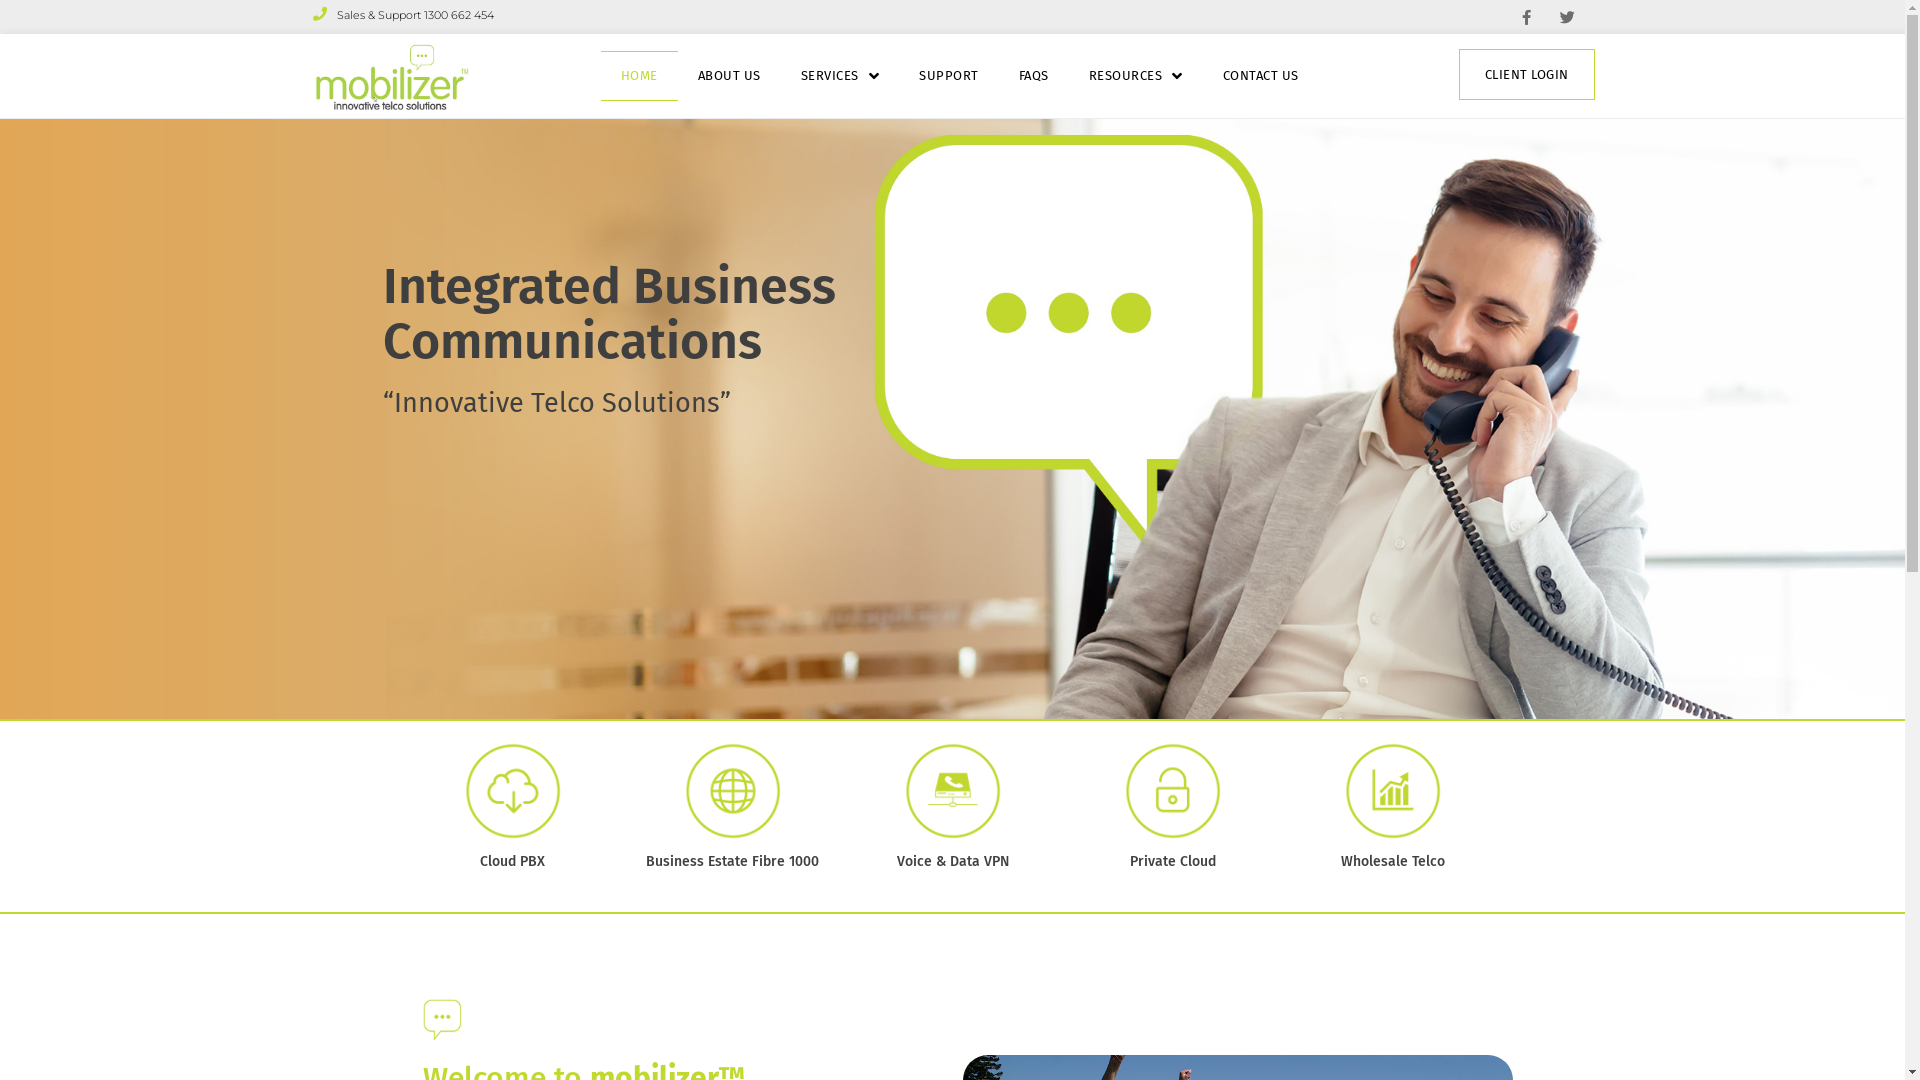  What do you see at coordinates (638, 75) in the screenshot?
I see `'HOME'` at bounding box center [638, 75].